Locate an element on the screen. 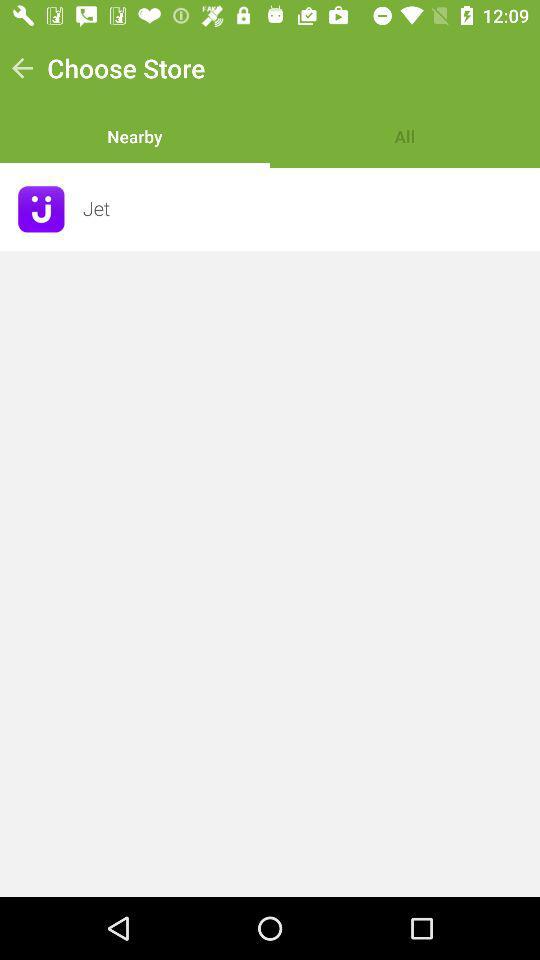 The image size is (540, 960). item next to the jet is located at coordinates (41, 209).